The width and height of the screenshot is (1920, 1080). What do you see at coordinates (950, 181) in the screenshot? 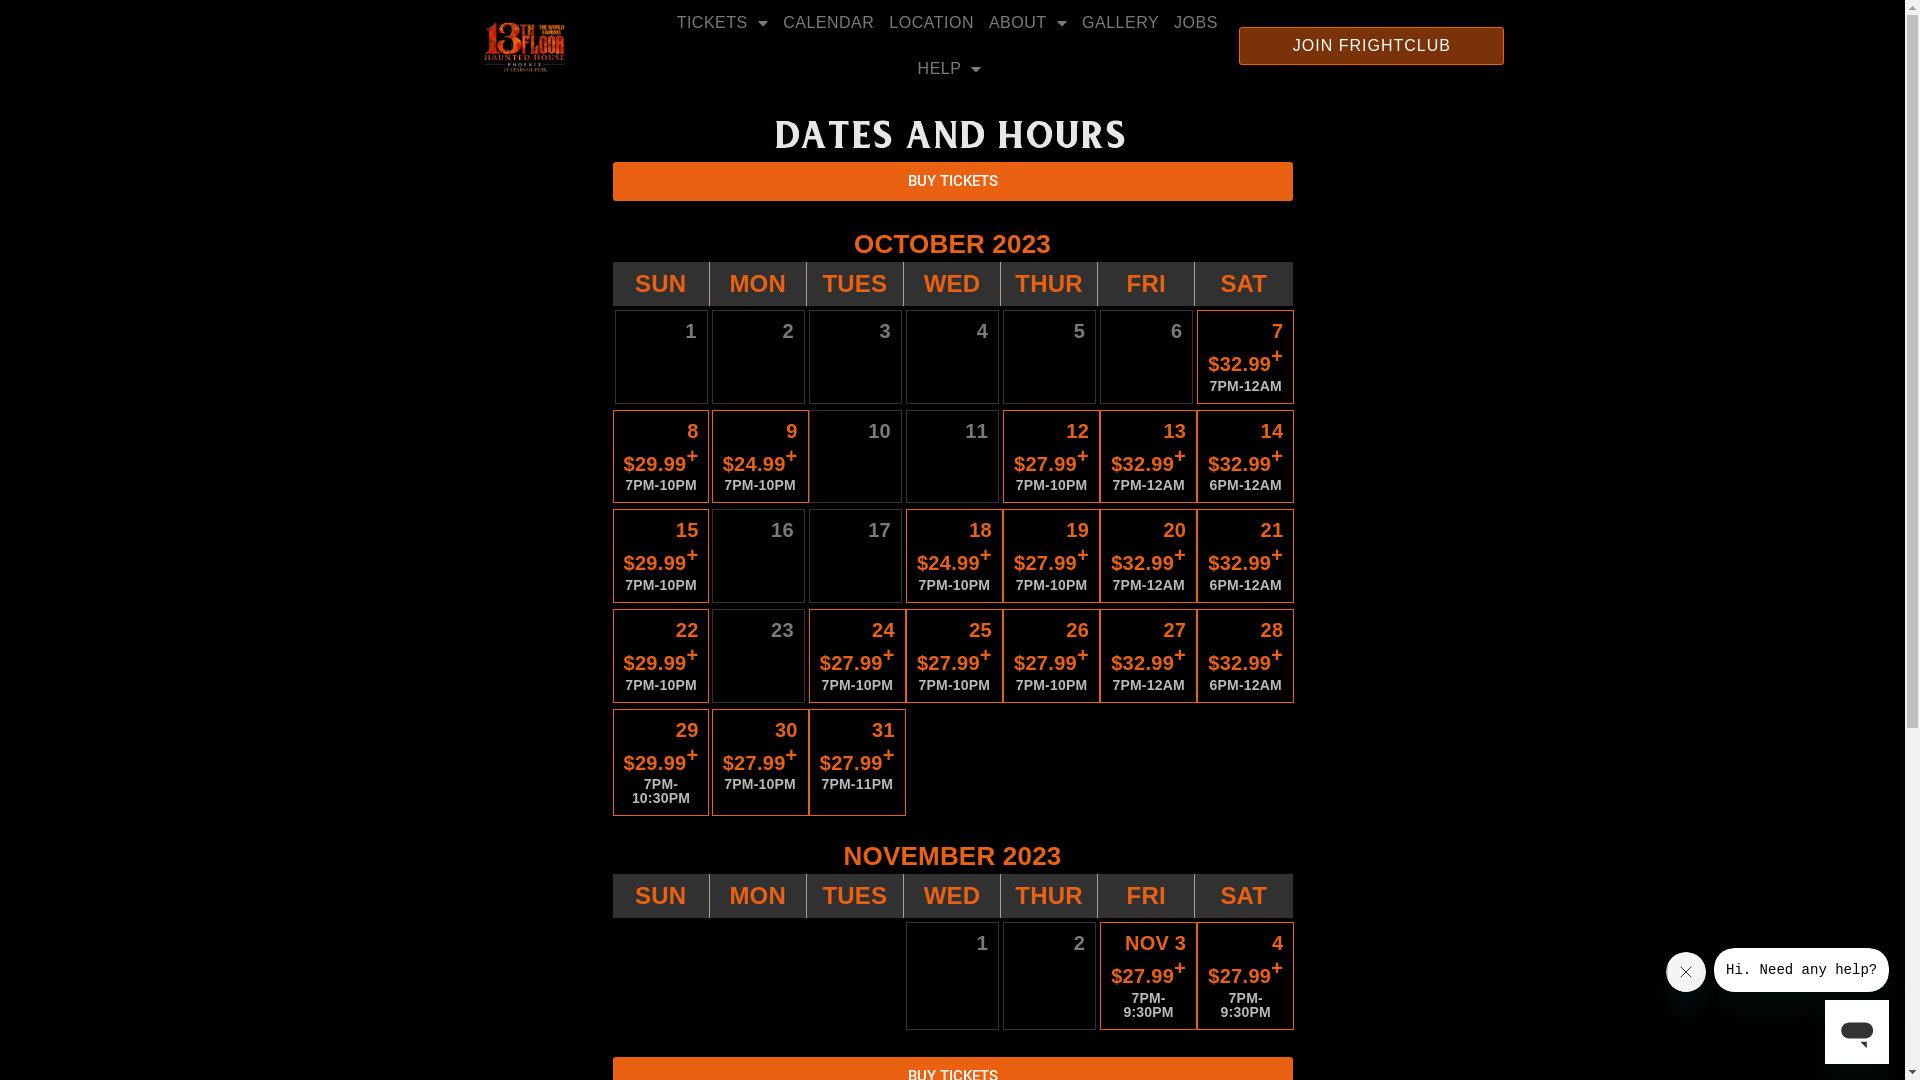
I see `'BUY TICKETS'` at bounding box center [950, 181].